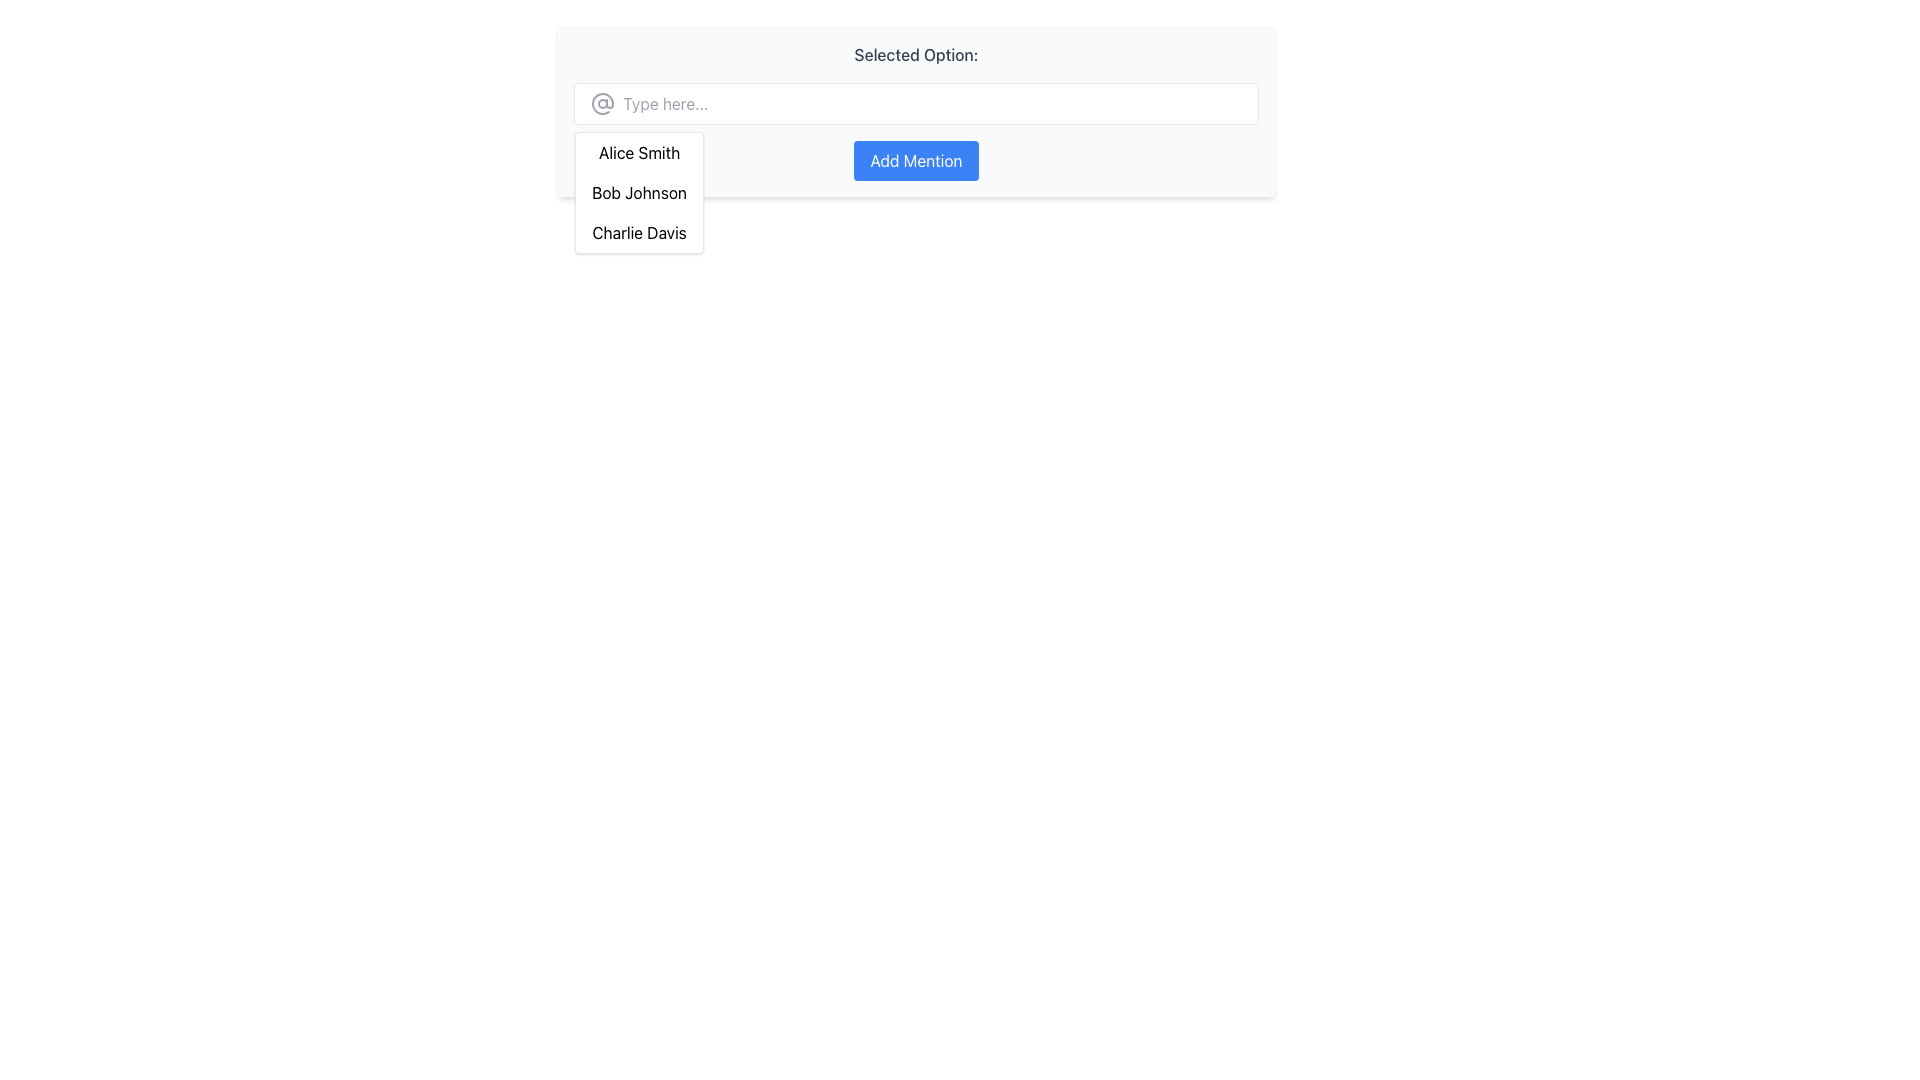 This screenshot has width=1920, height=1080. What do you see at coordinates (602, 104) in the screenshot?
I see `the gray '@' icon with a thin outline and circular design, located to the left of the transparent input field with the placeholder 'Type here...'` at bounding box center [602, 104].